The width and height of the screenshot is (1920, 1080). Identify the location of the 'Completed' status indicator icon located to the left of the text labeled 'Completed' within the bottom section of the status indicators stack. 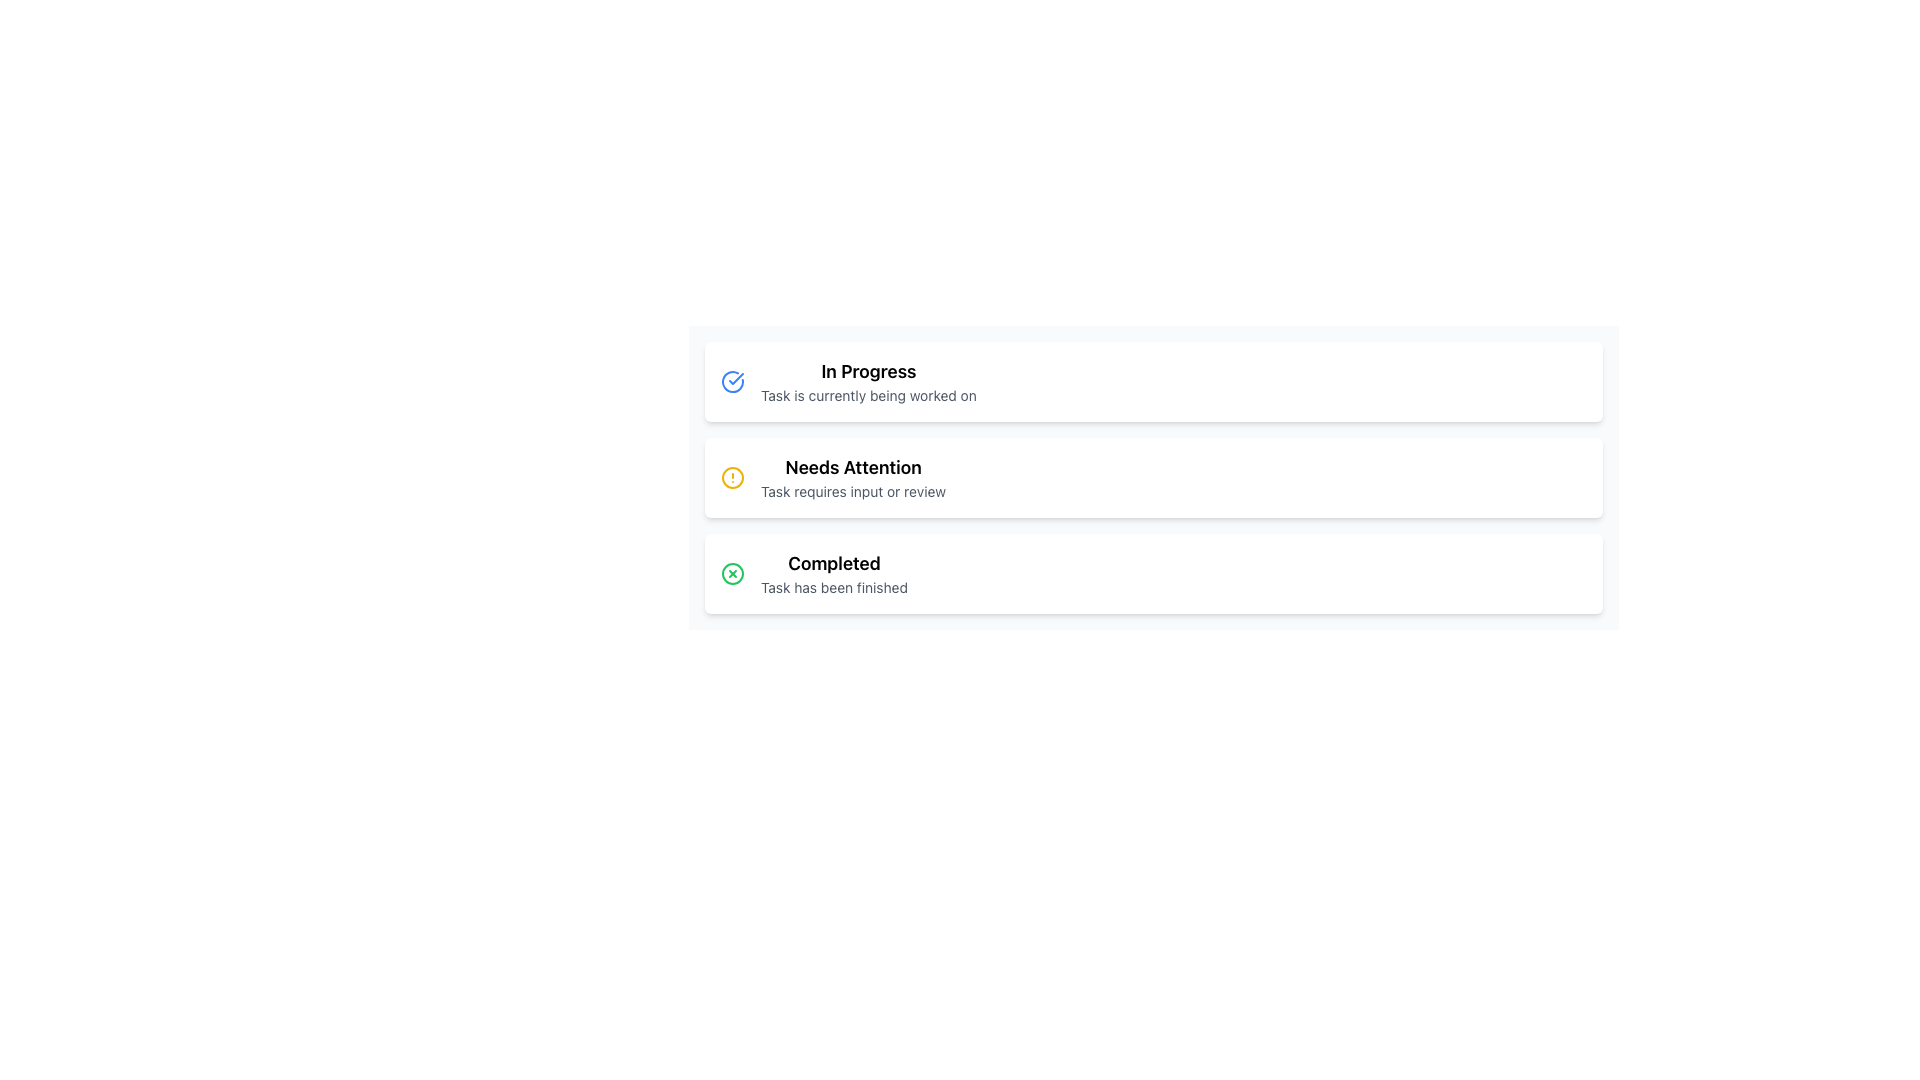
(732, 574).